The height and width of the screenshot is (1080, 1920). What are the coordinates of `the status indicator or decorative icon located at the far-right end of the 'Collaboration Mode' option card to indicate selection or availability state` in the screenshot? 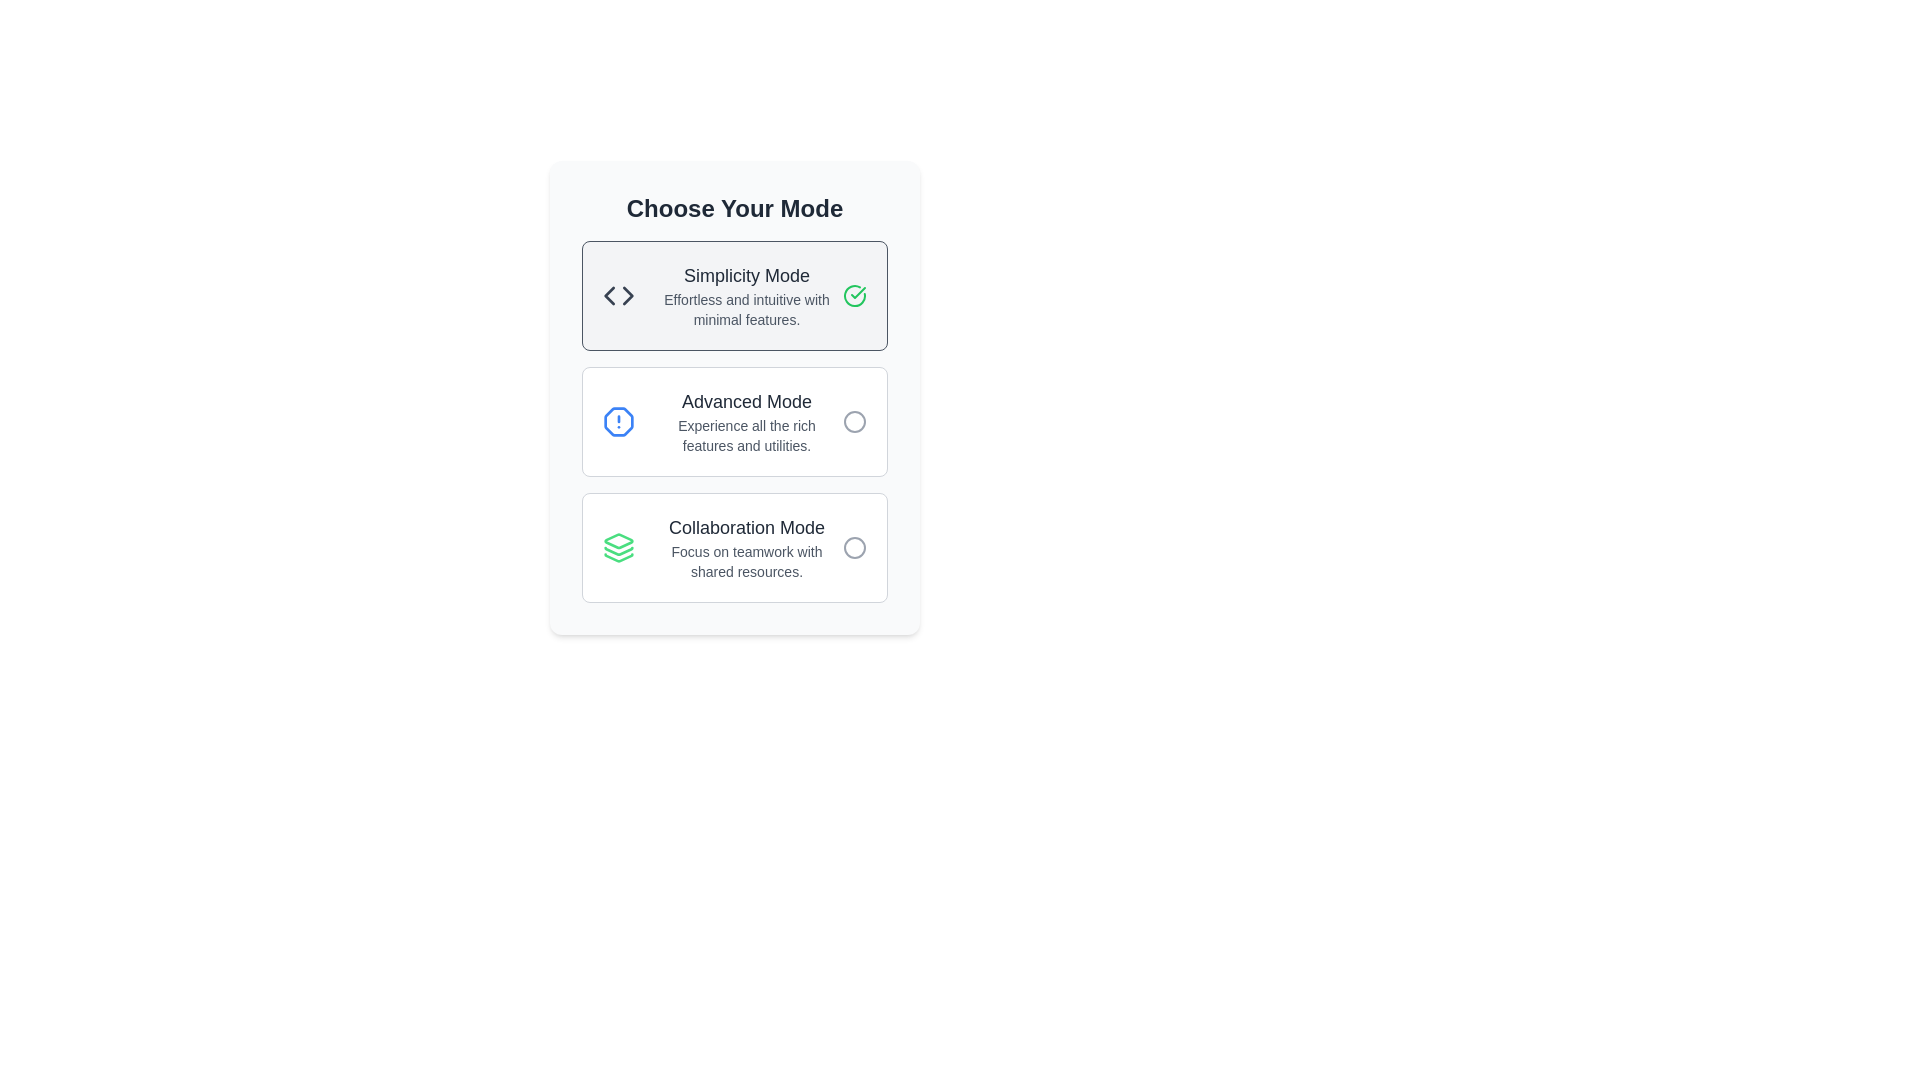 It's located at (854, 547).